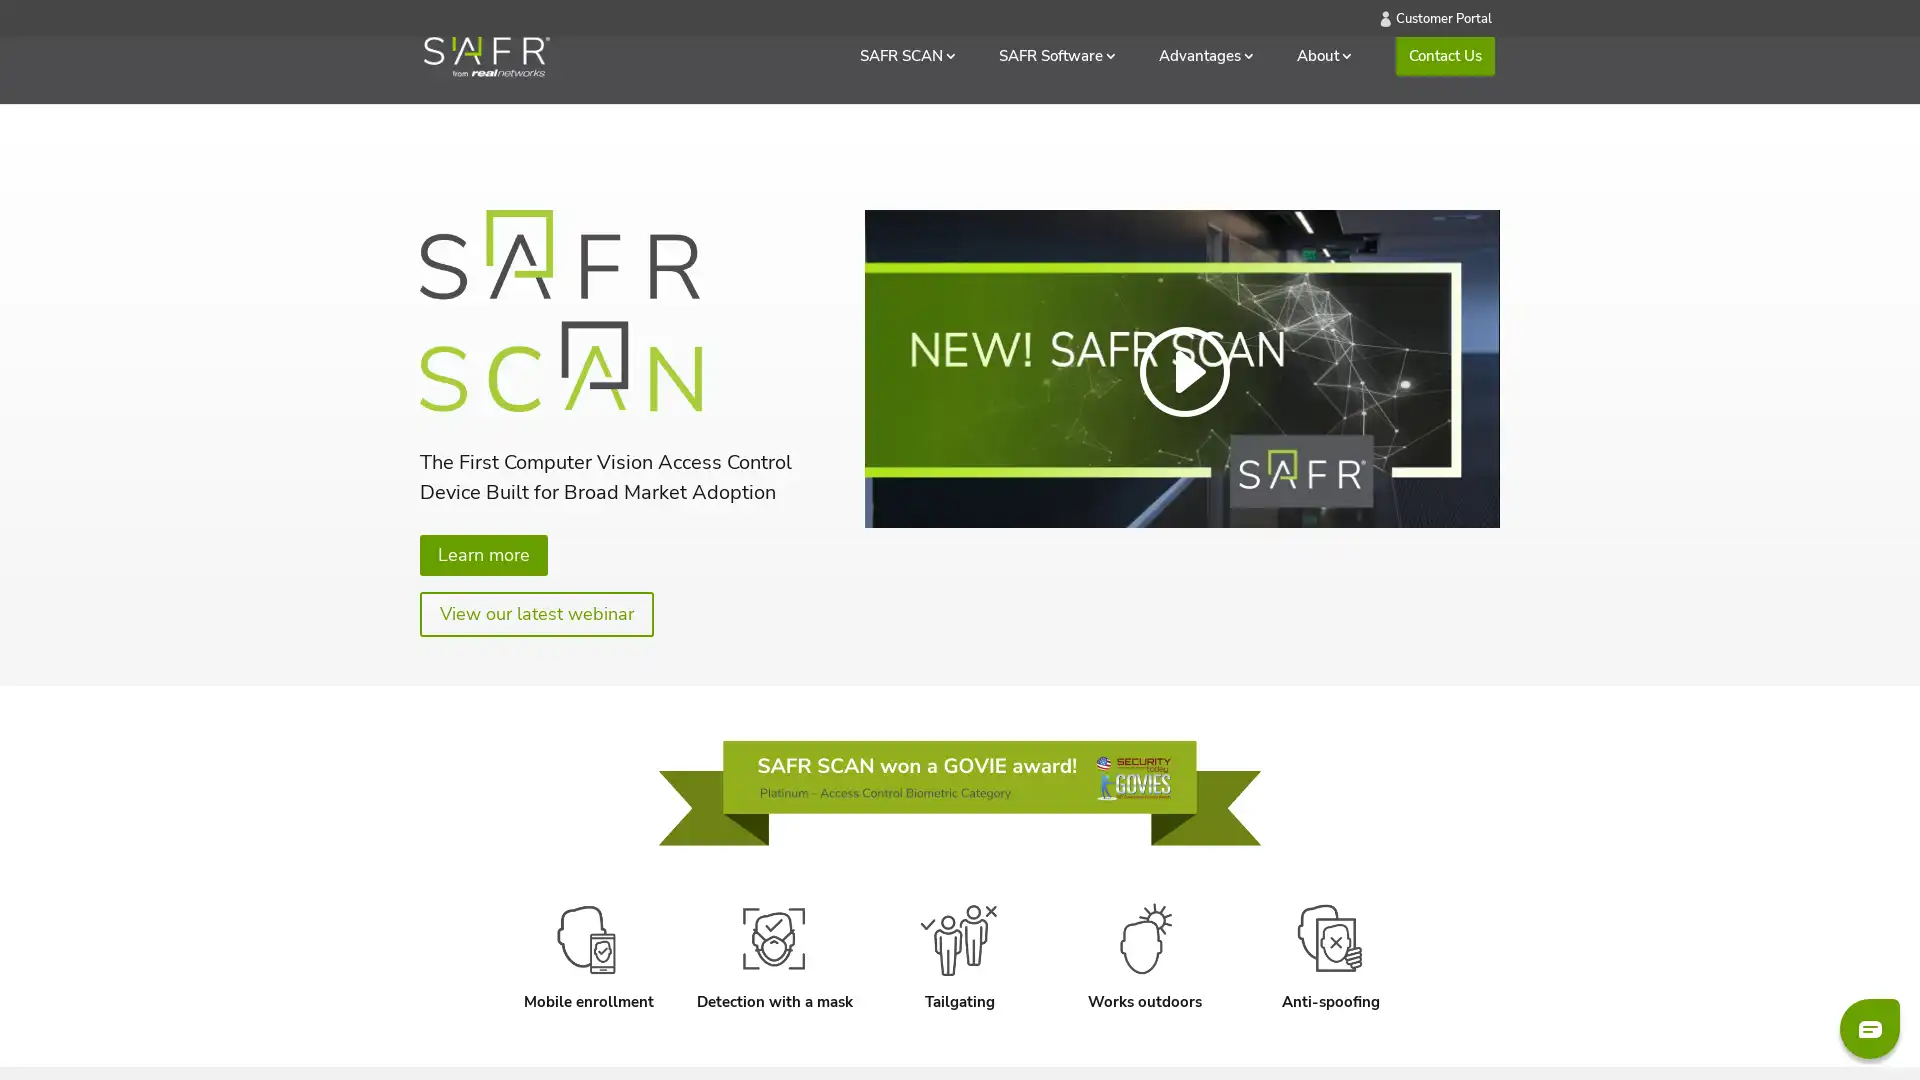  Describe the element at coordinates (1377, 478) in the screenshot. I see `mute` at that location.